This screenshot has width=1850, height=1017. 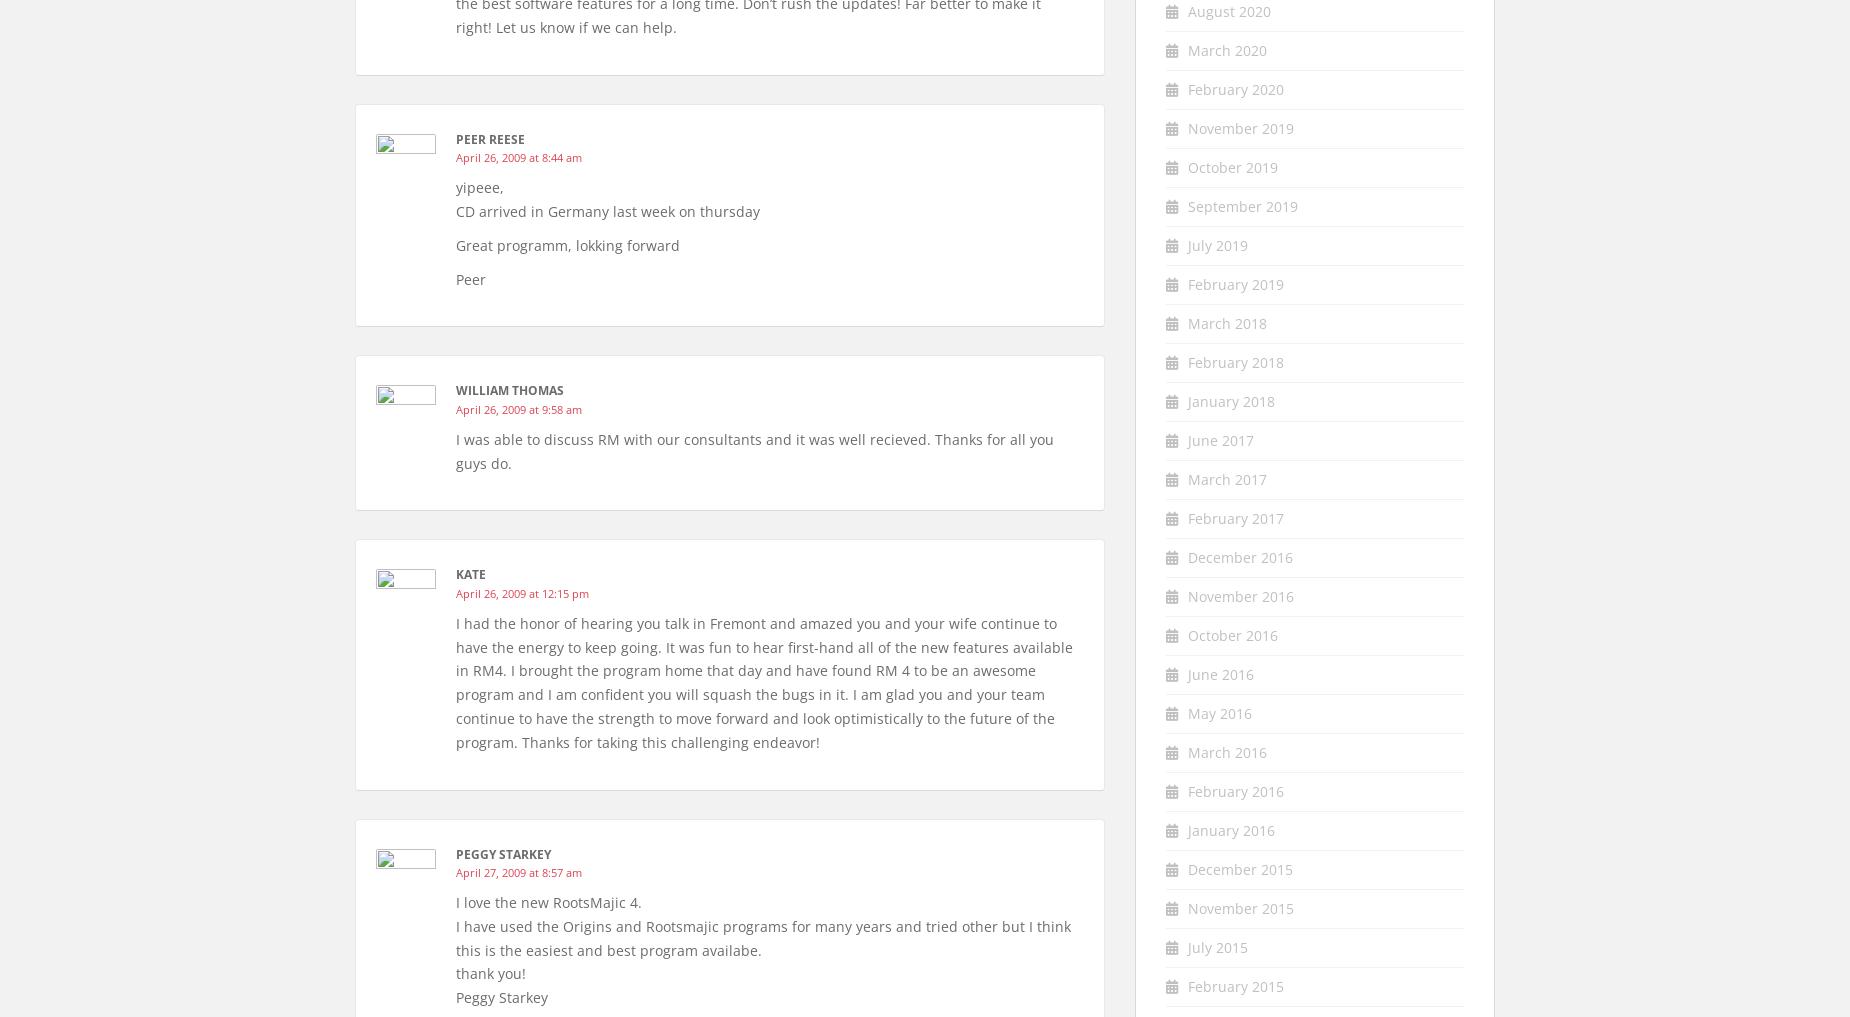 What do you see at coordinates (518, 408) in the screenshot?
I see `'April 26, 2009 at 9:58 am'` at bounding box center [518, 408].